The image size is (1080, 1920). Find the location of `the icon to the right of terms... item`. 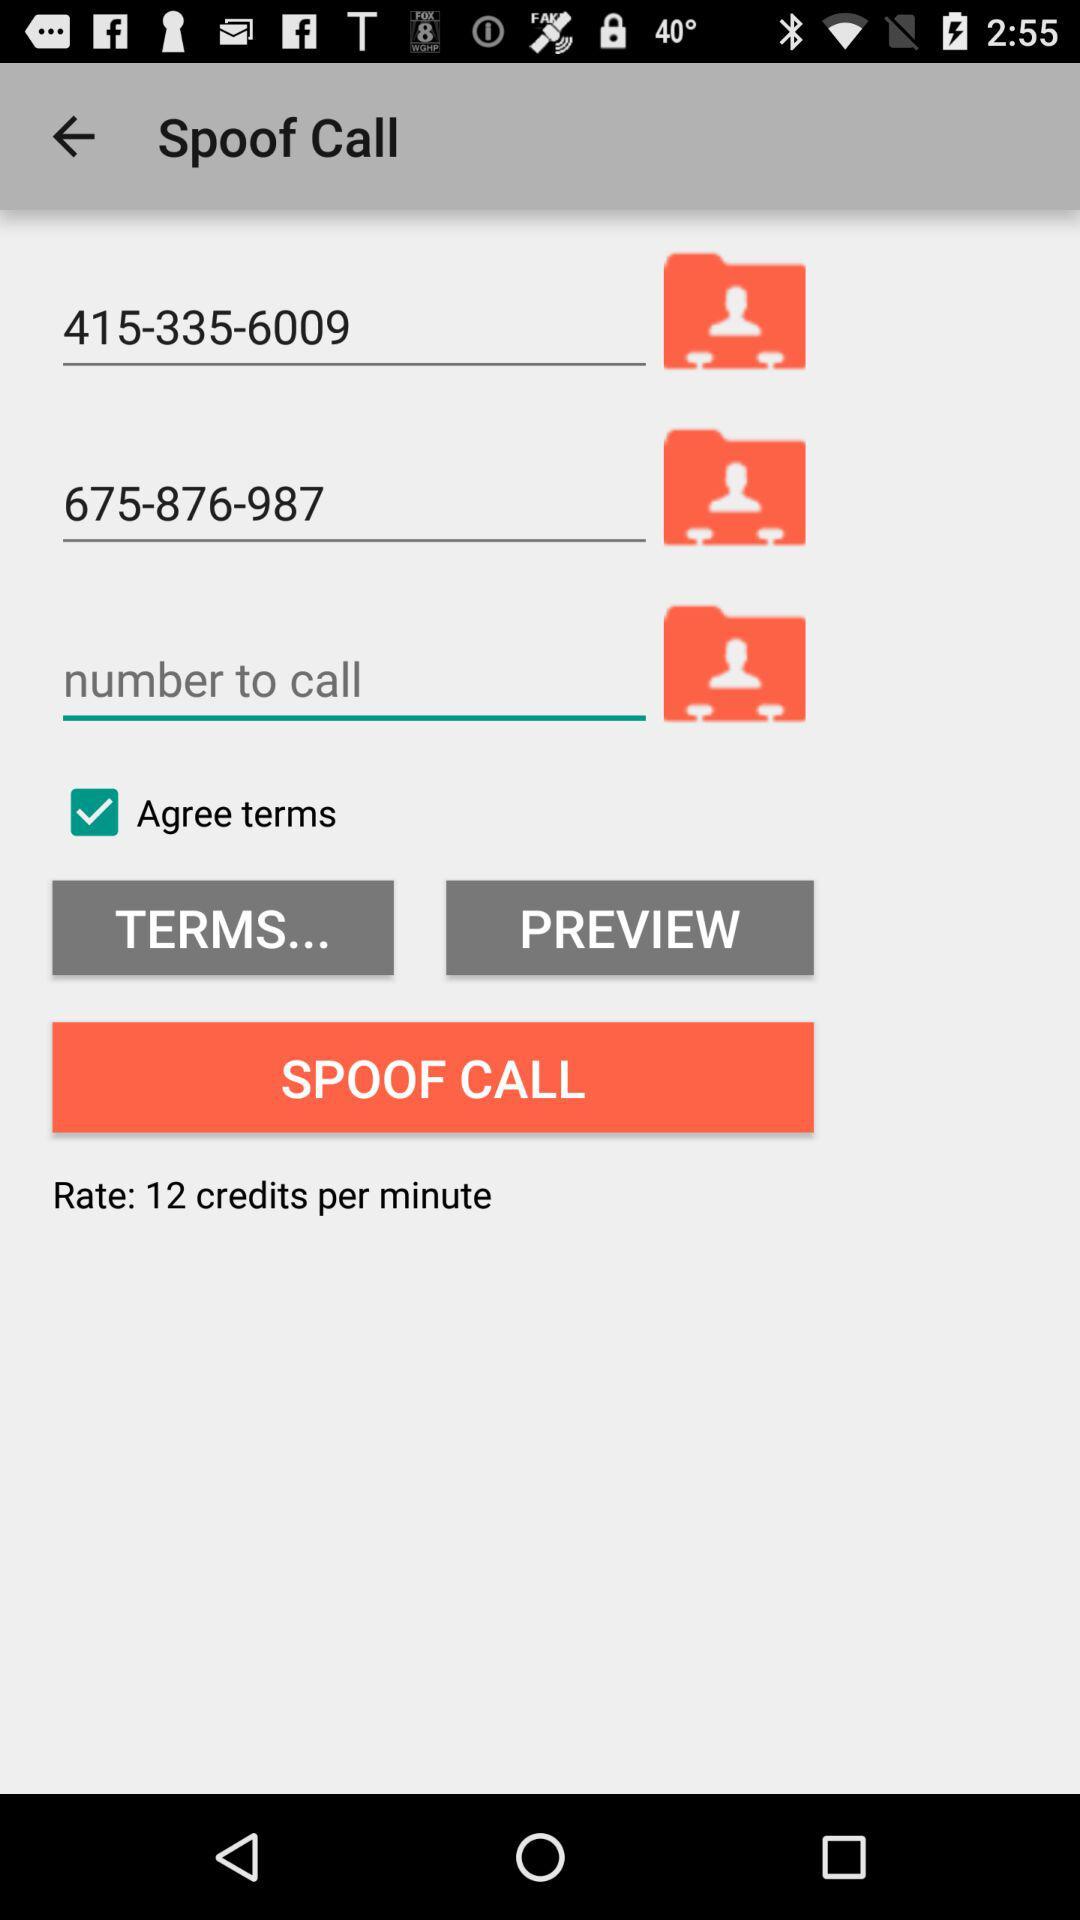

the icon to the right of terms... item is located at coordinates (628, 926).